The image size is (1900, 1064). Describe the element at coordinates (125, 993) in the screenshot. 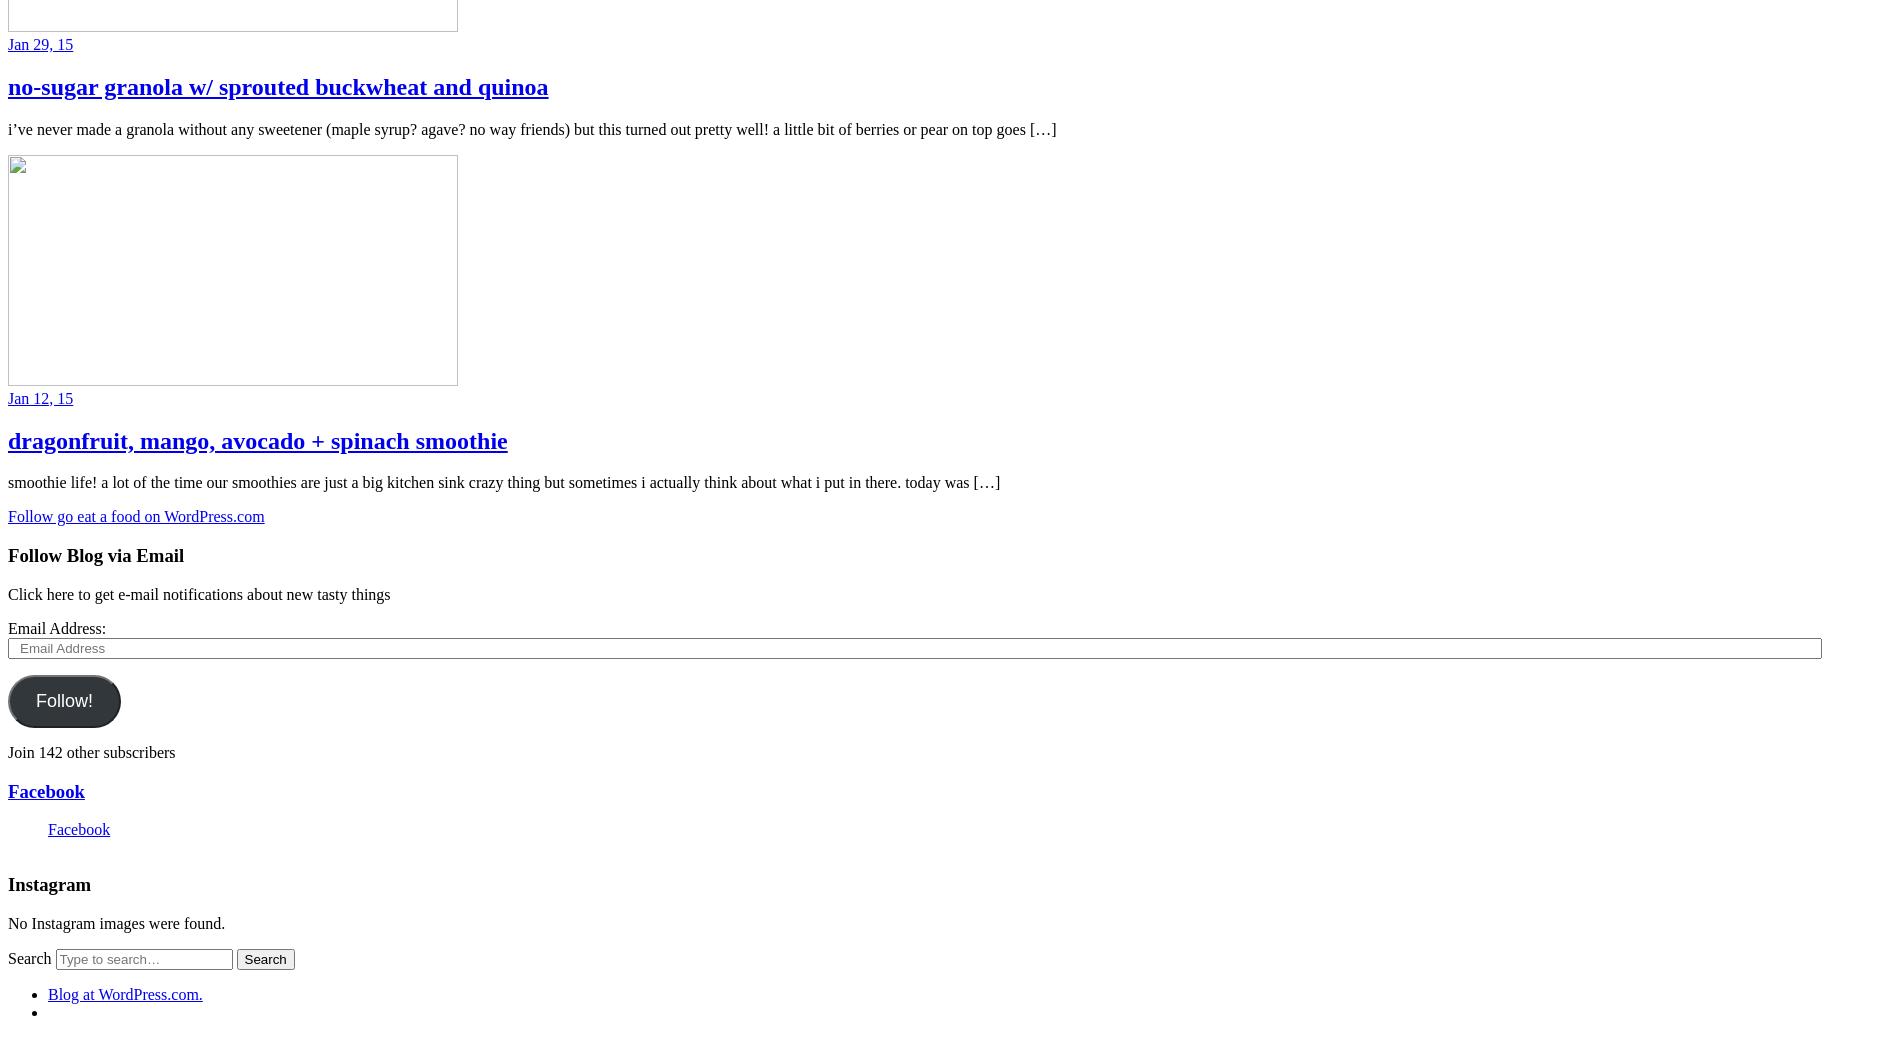

I see `'Blog at WordPress.com.'` at that location.